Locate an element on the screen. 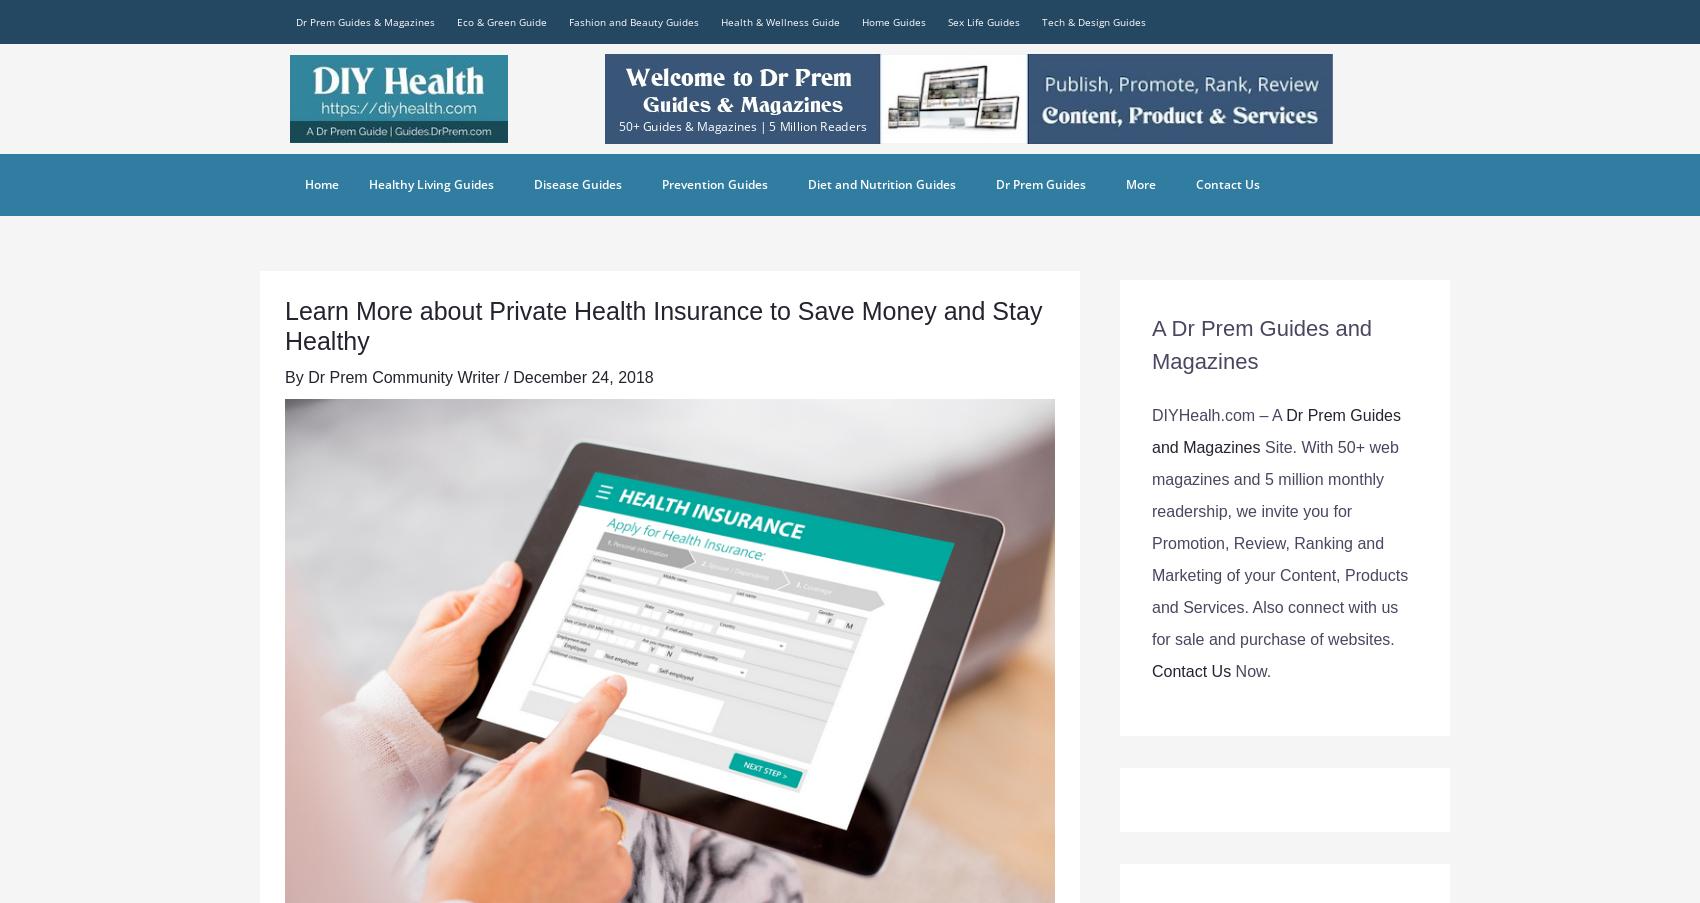 The image size is (1700, 903). 'GizmoChunk.com' is located at coordinates (1049, 182).